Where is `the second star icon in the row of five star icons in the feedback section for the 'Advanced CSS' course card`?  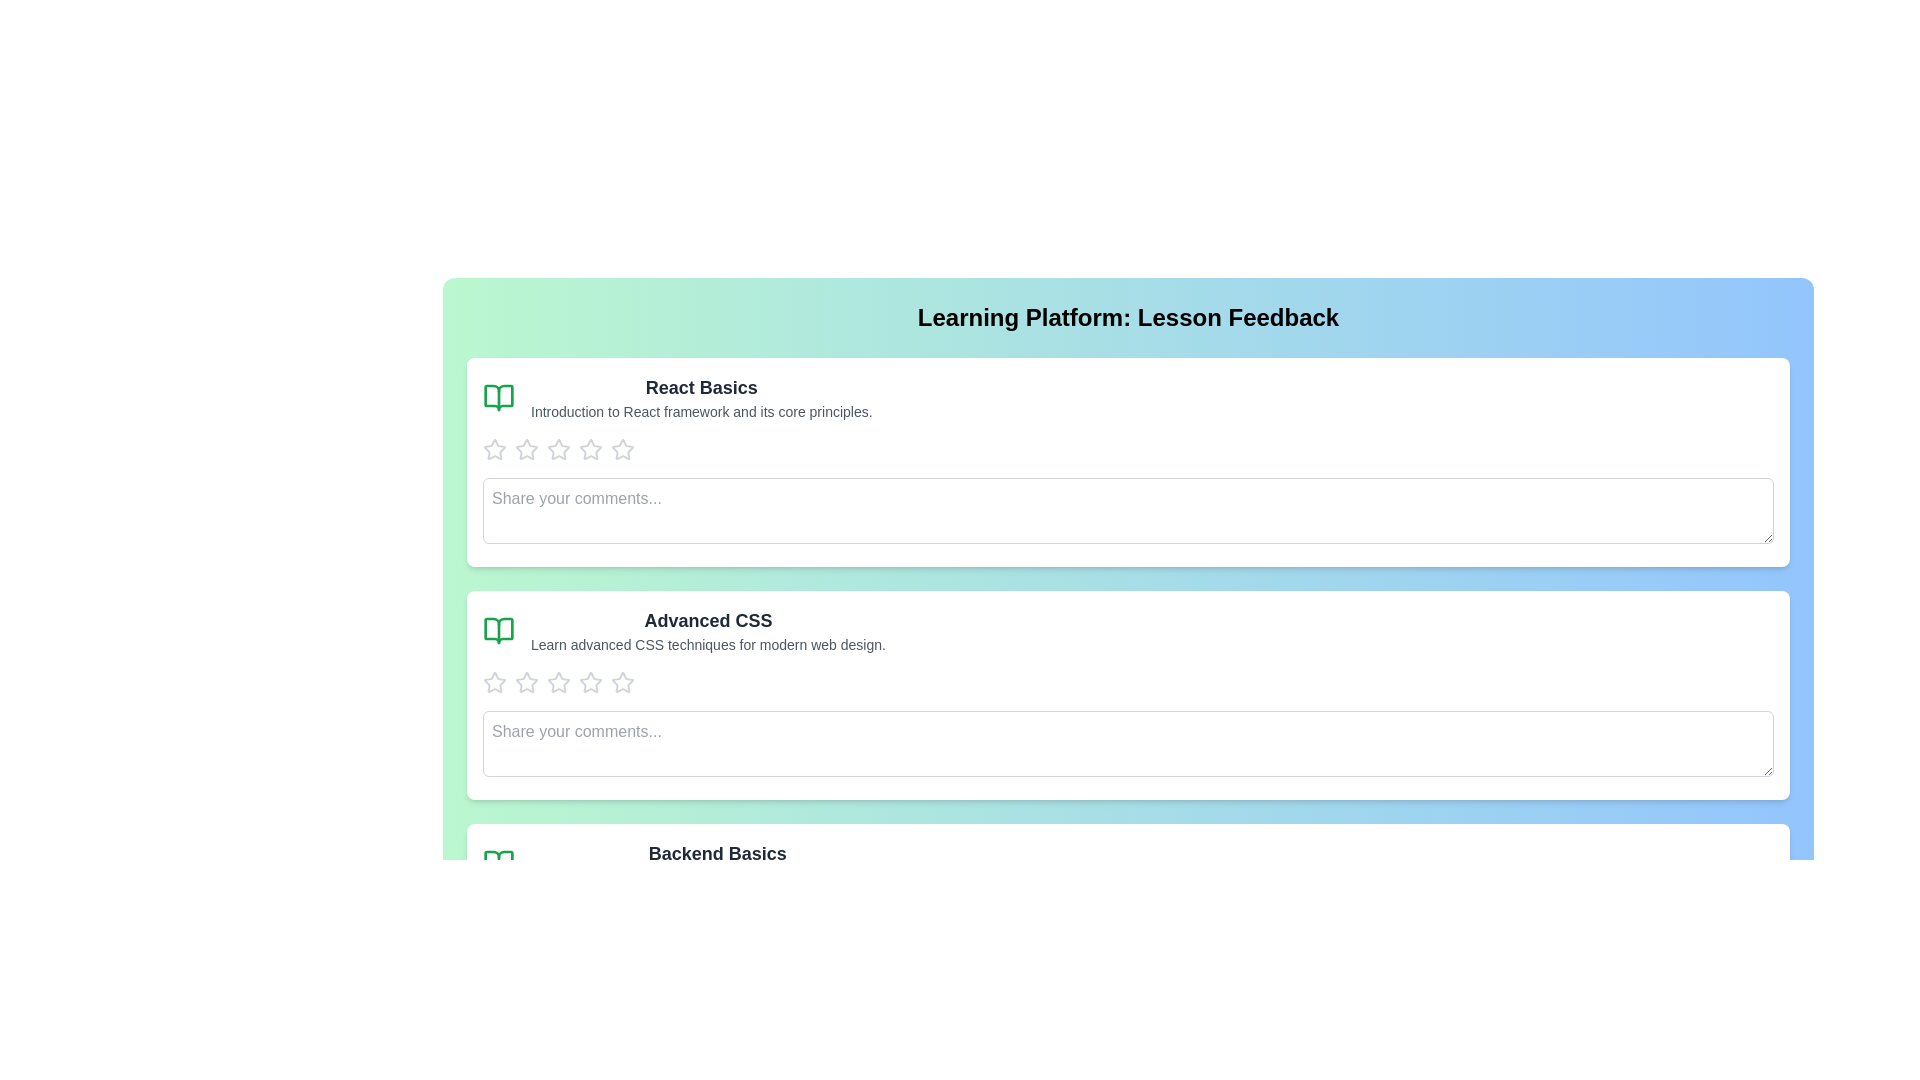
the second star icon in the row of five star icons in the feedback section for the 'Advanced CSS' course card is located at coordinates (527, 681).